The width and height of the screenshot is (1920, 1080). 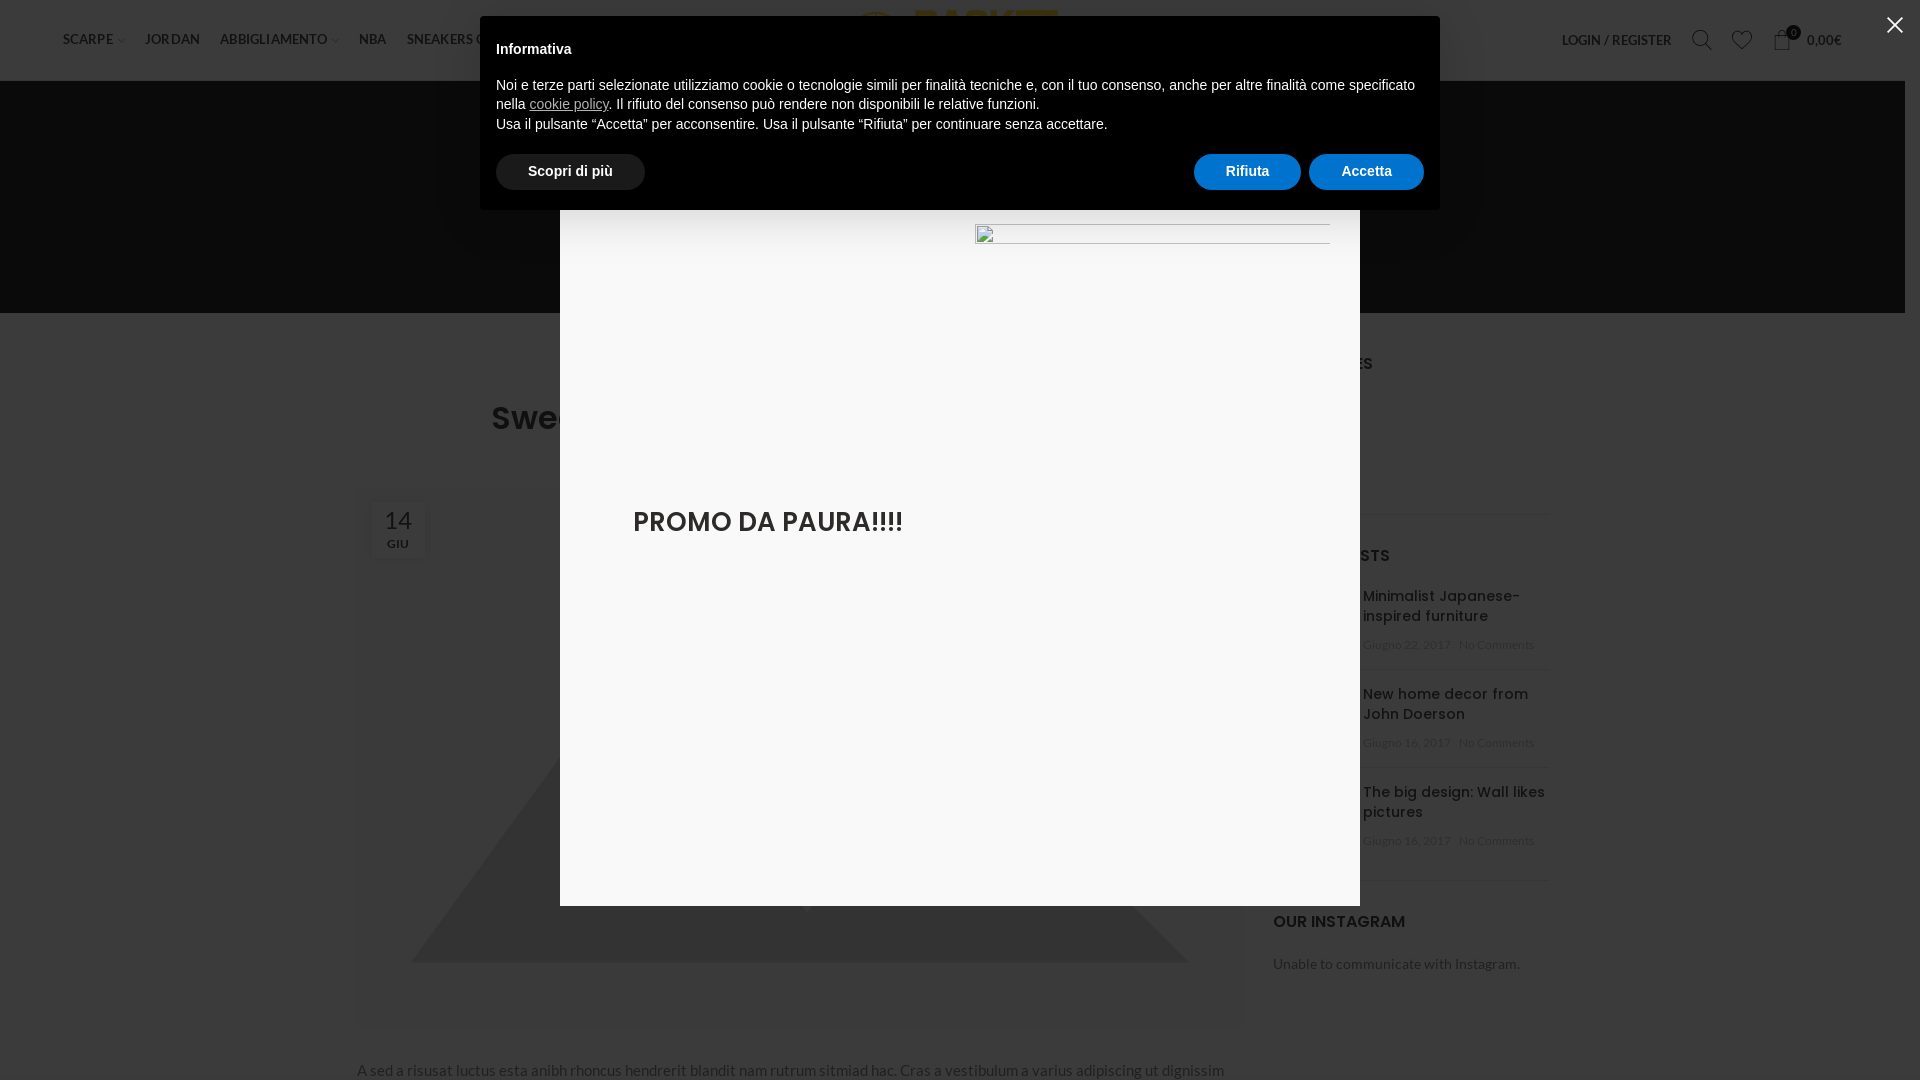 What do you see at coordinates (278, 39) in the screenshot?
I see `'ABBIGLIAMENTO'` at bounding box center [278, 39].